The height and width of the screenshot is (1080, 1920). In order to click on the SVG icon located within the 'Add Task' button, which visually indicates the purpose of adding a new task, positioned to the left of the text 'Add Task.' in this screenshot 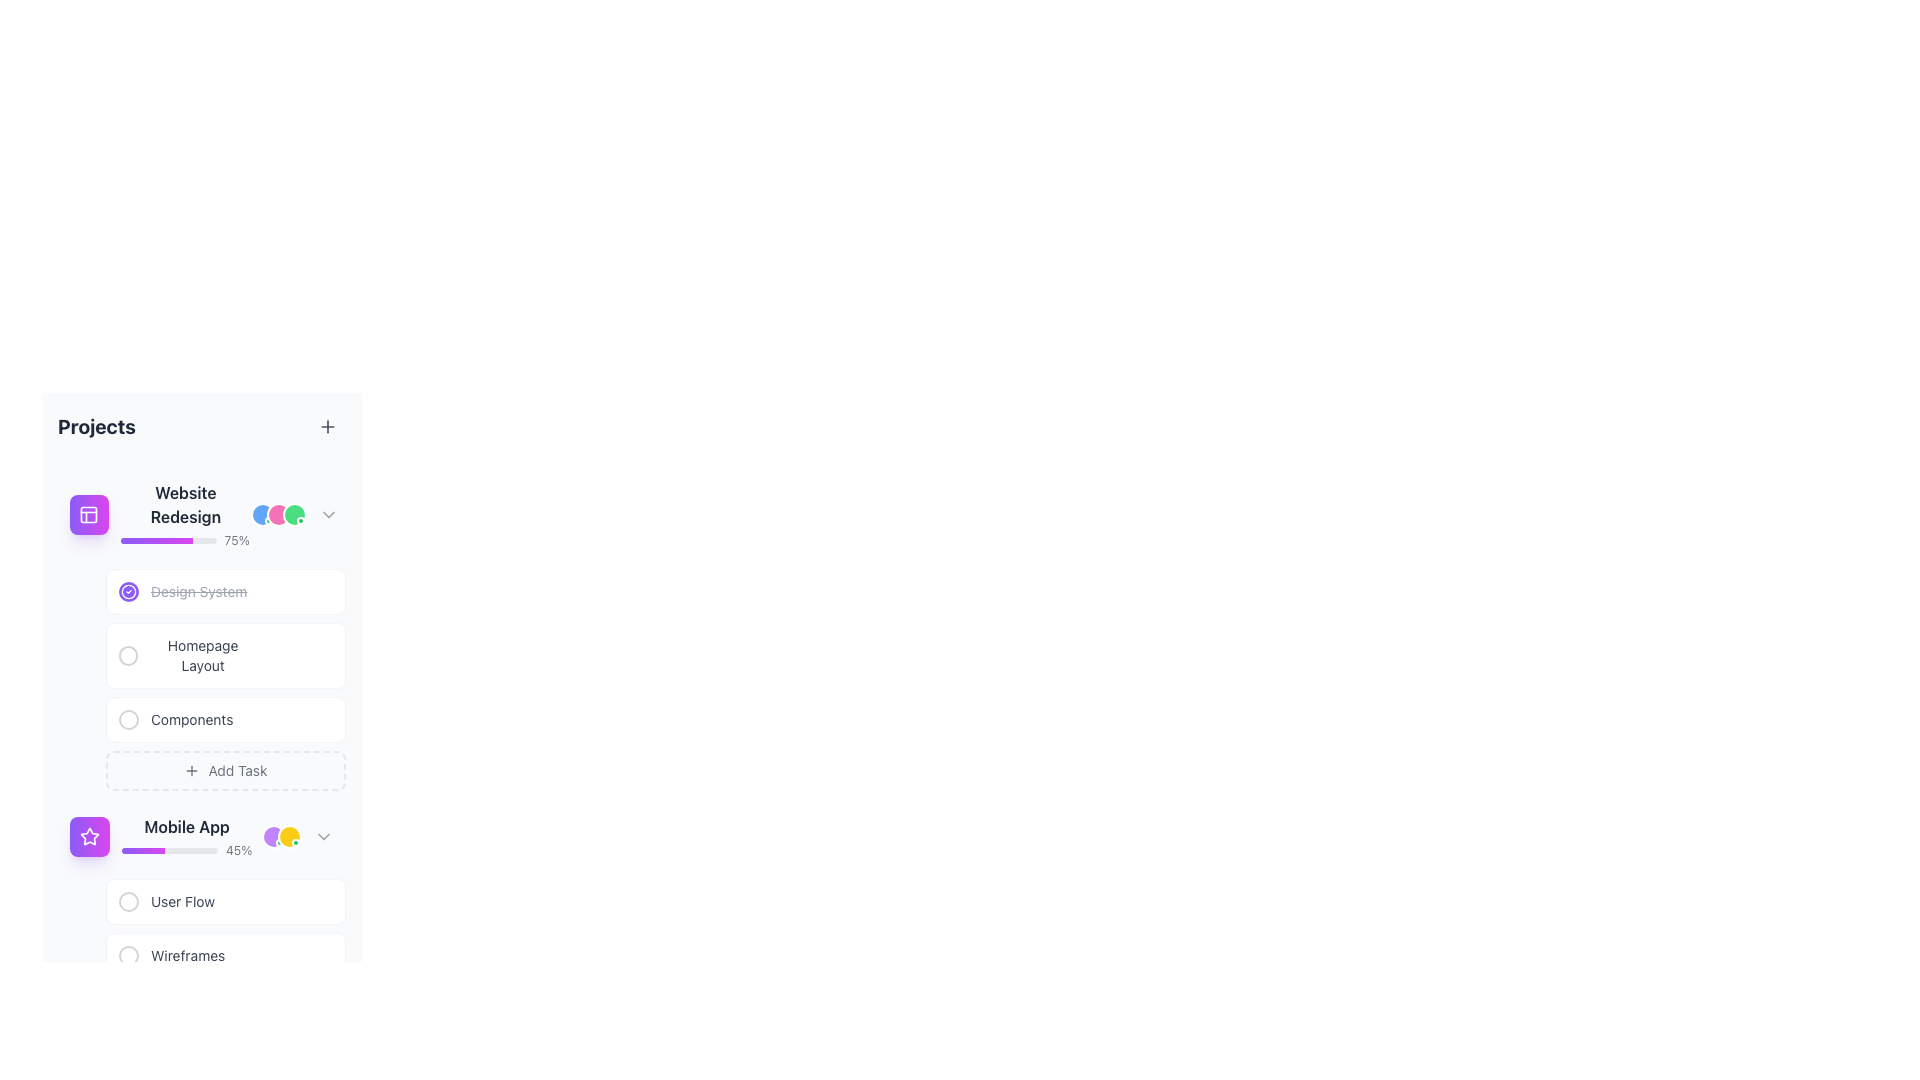, I will do `click(192, 770)`.